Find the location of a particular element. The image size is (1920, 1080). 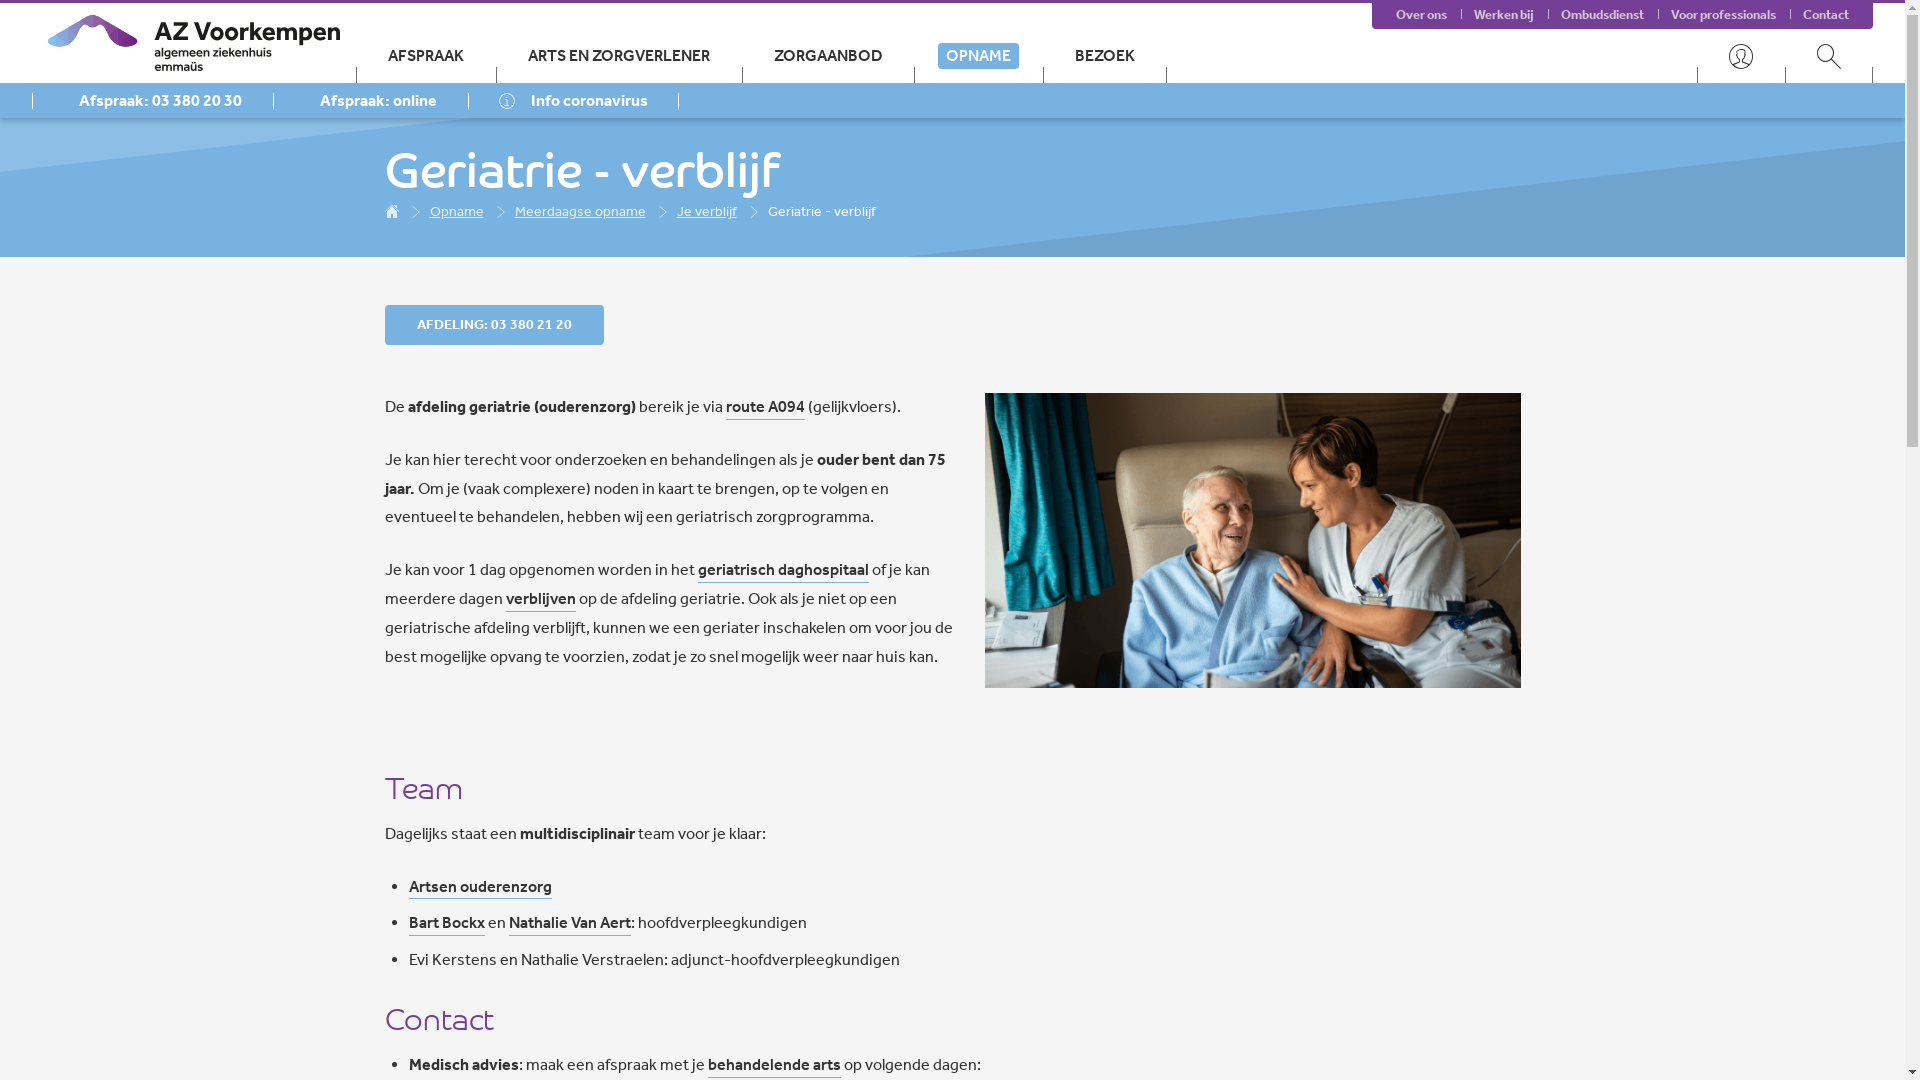

'AFSPRAAK' is located at coordinates (425, 55).